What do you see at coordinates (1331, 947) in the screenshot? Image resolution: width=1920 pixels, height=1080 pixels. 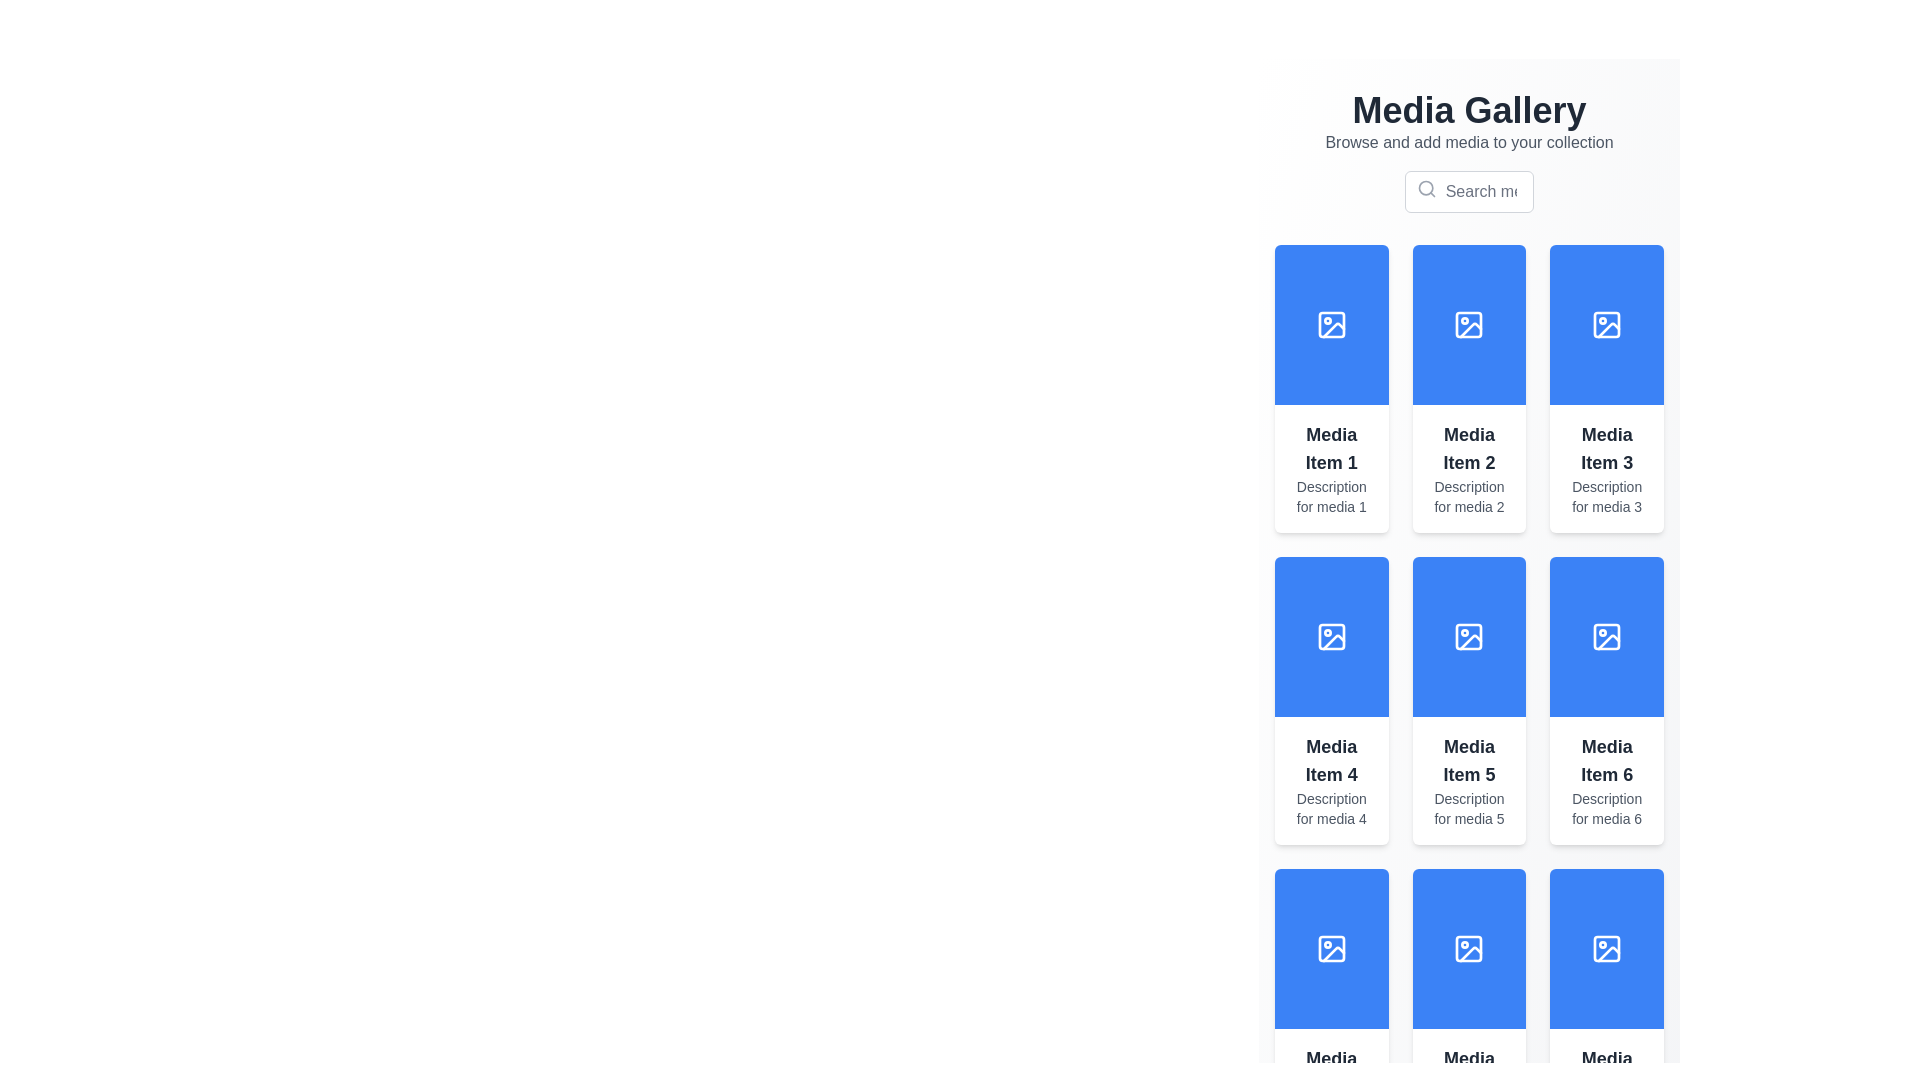 I see `the Icon element, which is a small image depicting a photograph with a blue background and white strokes, located in the first column of the third row of a grid layout` at bounding box center [1331, 947].